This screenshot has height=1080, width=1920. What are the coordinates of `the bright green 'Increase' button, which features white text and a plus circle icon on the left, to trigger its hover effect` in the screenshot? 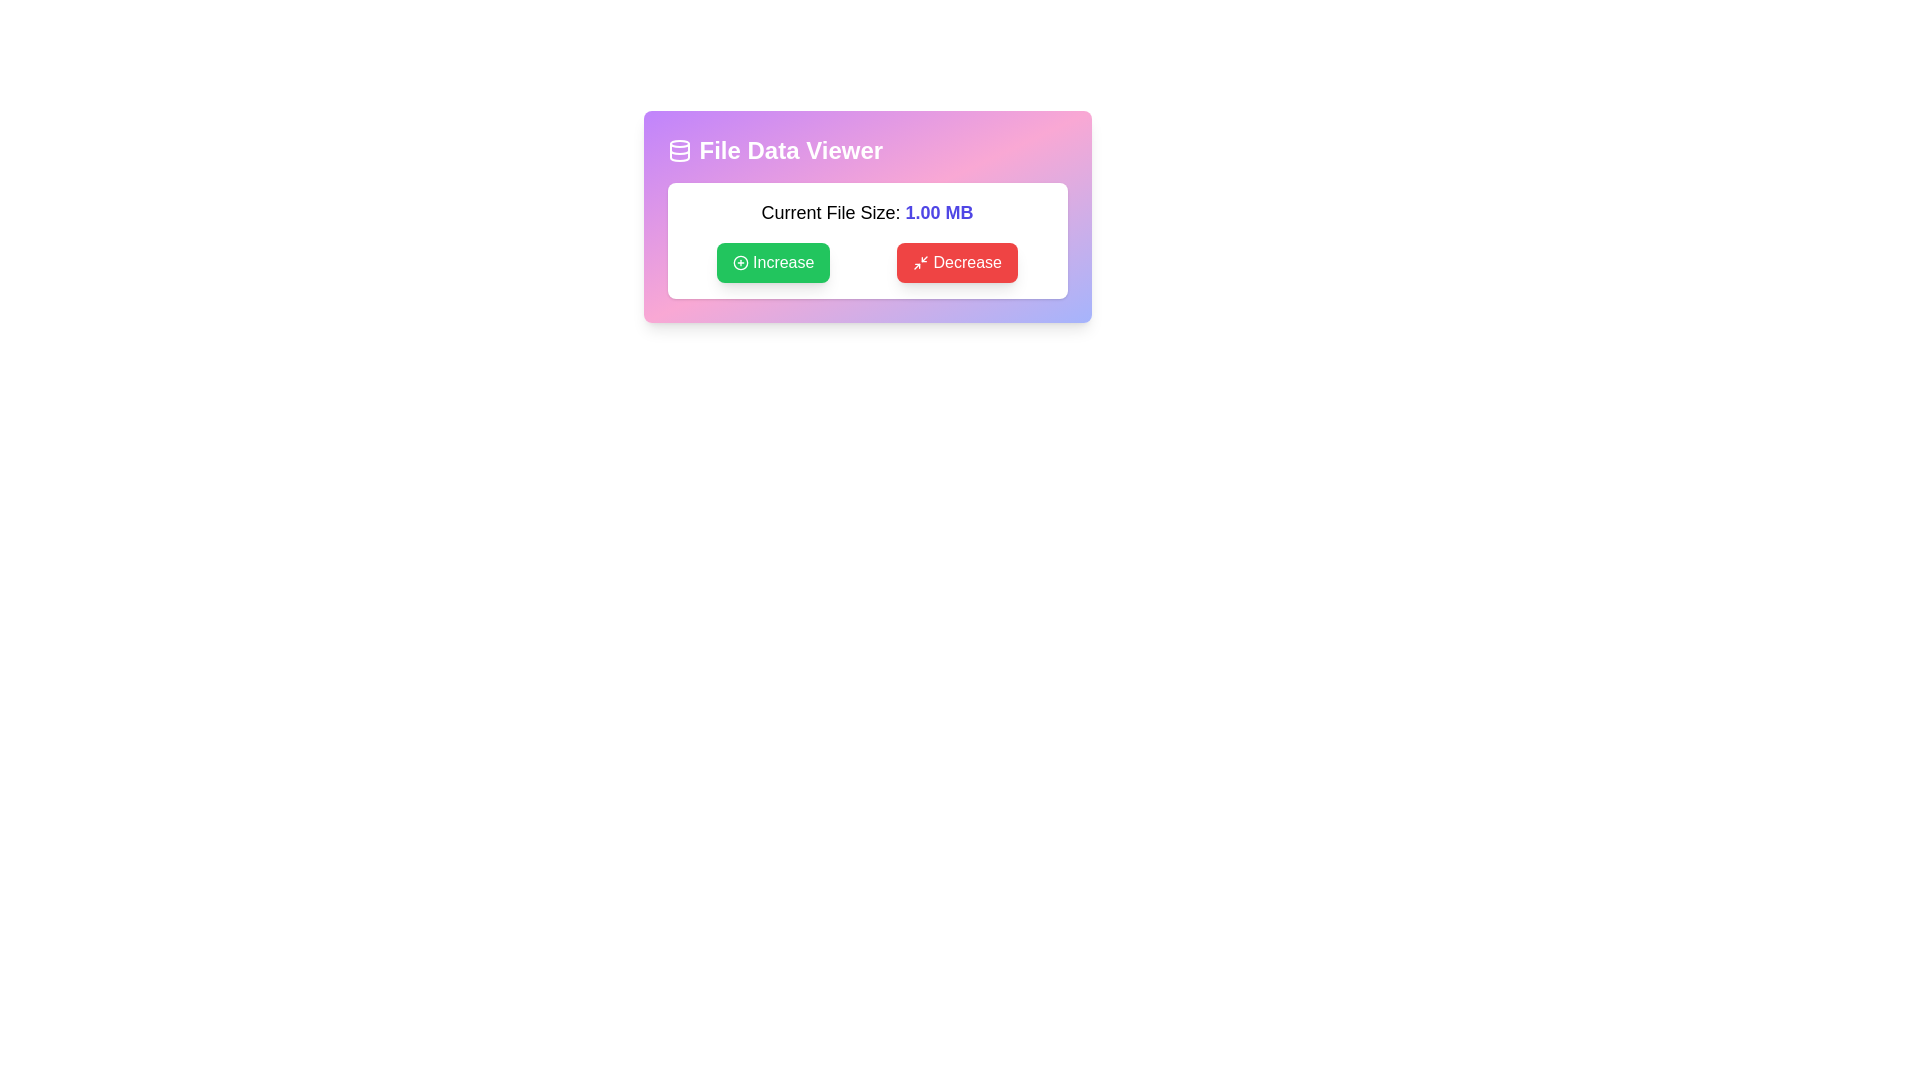 It's located at (772, 261).